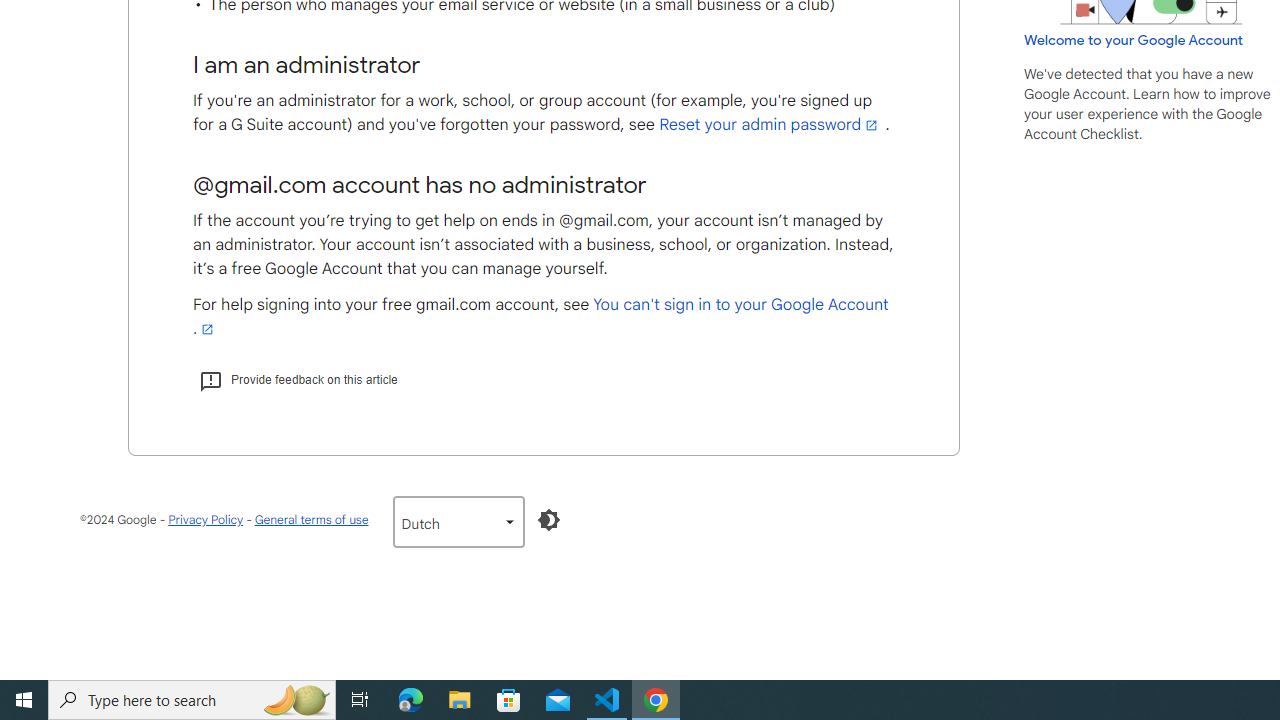 This screenshot has height=720, width=1280. I want to click on 'Enable dark mode', so click(548, 519).